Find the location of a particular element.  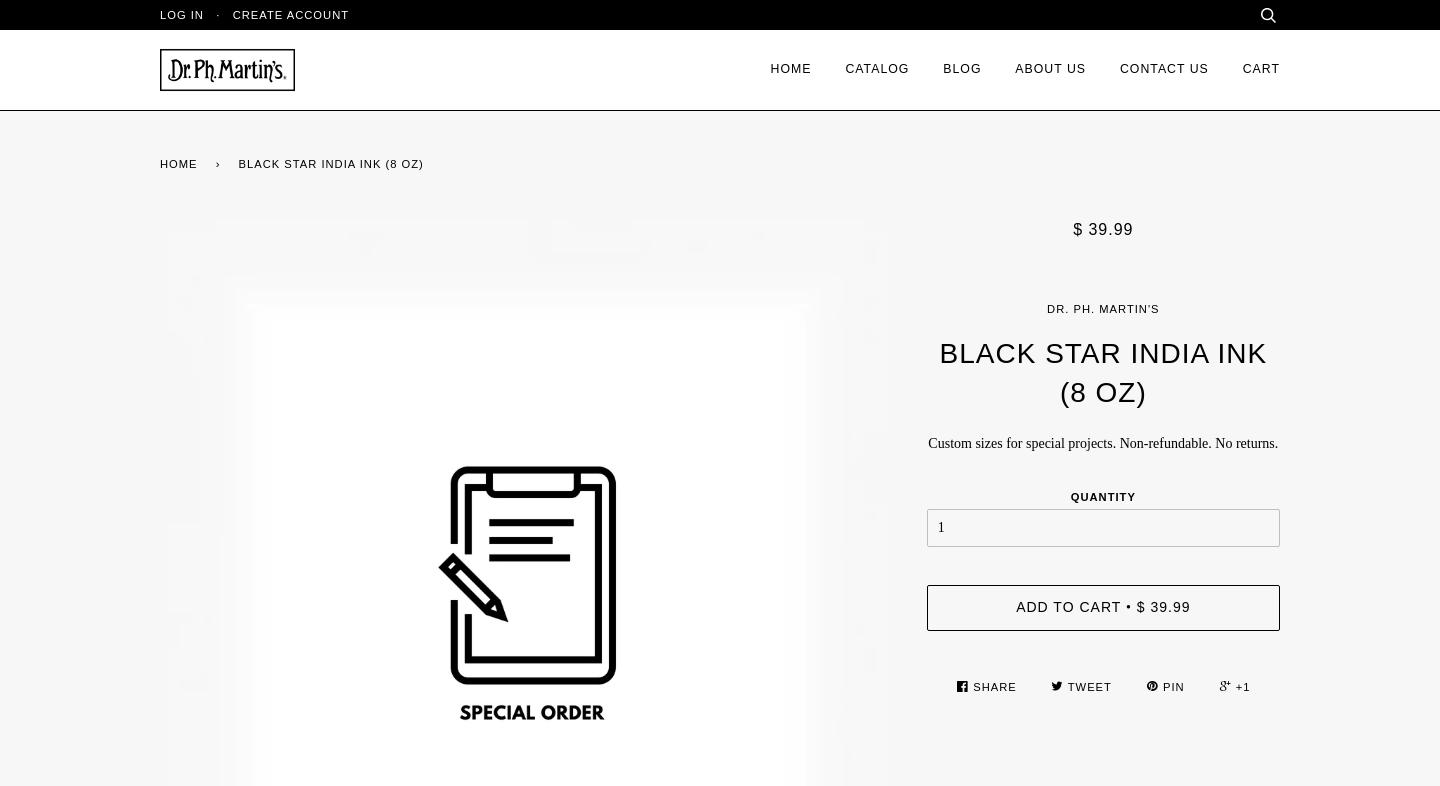

'Blog' is located at coordinates (961, 68).